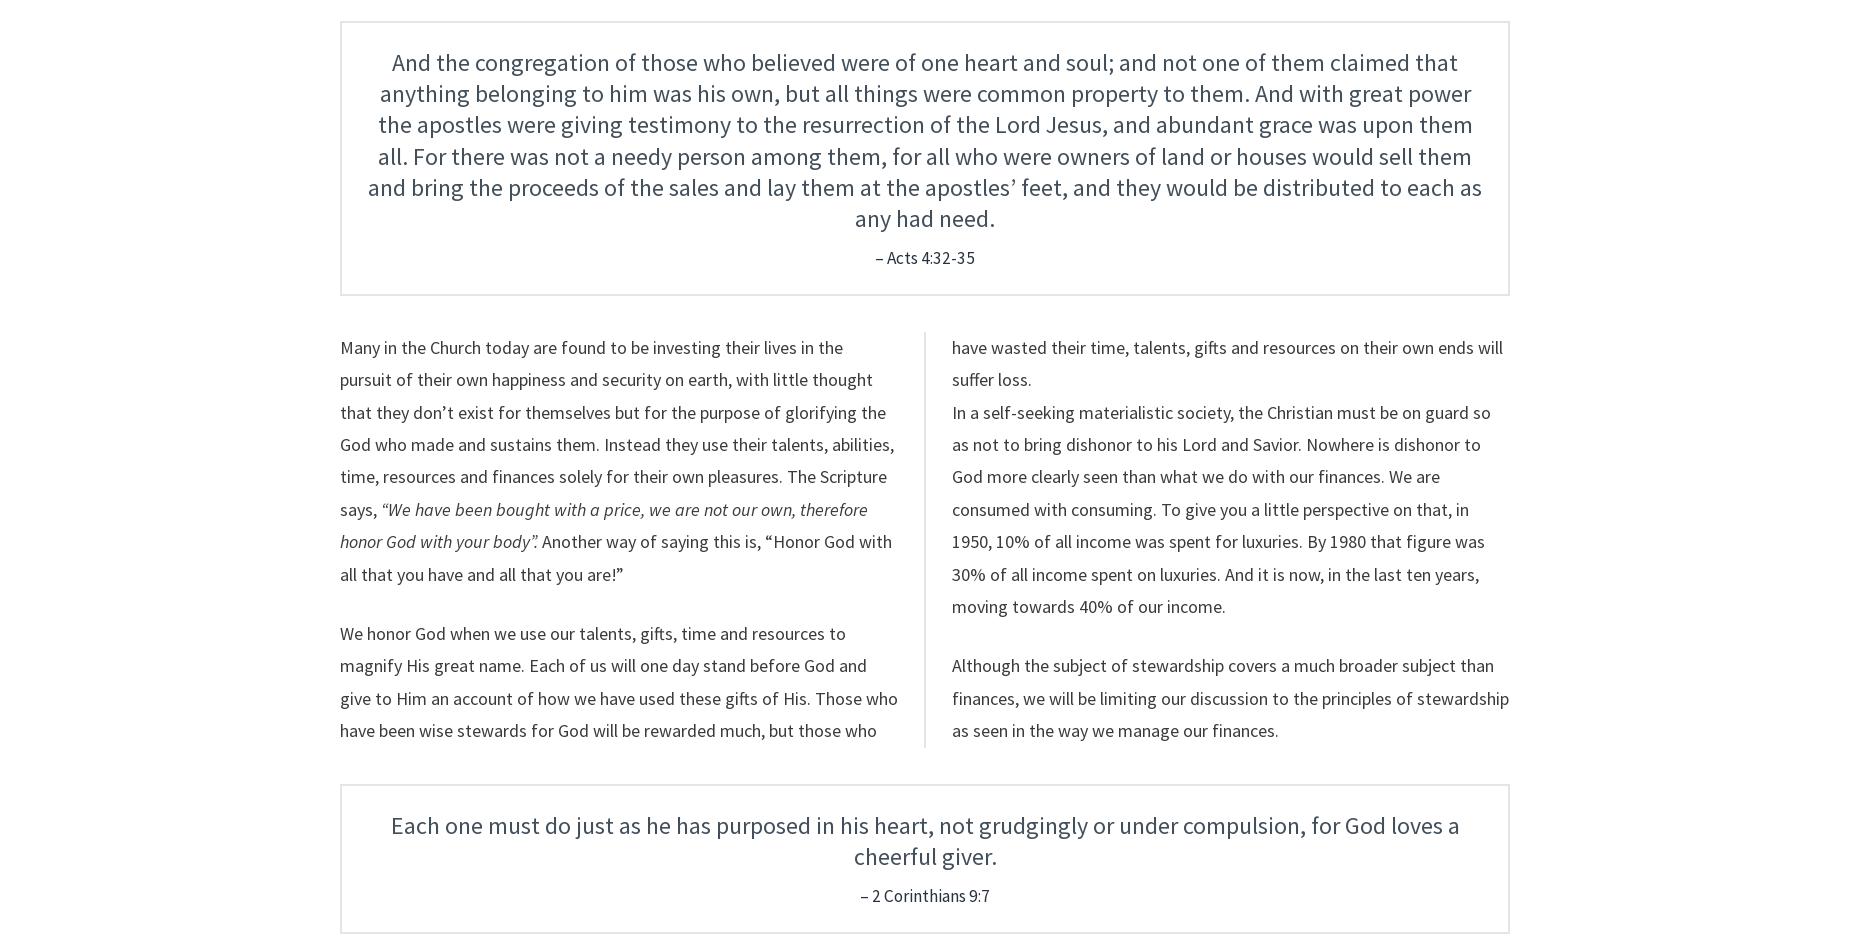 This screenshot has width=1850, height=952. What do you see at coordinates (925, 140) in the screenshot?
I see `'And the congregation of those who believed were of one heart and soul; and not one of them claimed that anything belonging to him was his own, but all things were common property to them. And with great power the apostles were giving testimony to the resurrection of the Lord Jesus, and abundant grace was upon them all. For there was not a needy person among them, for all who were owners of land or houses would sell them and bring the proceeds of the sales and lay them at the apostles’ feet, and they would be distributed to each as any had need.'` at bounding box center [925, 140].